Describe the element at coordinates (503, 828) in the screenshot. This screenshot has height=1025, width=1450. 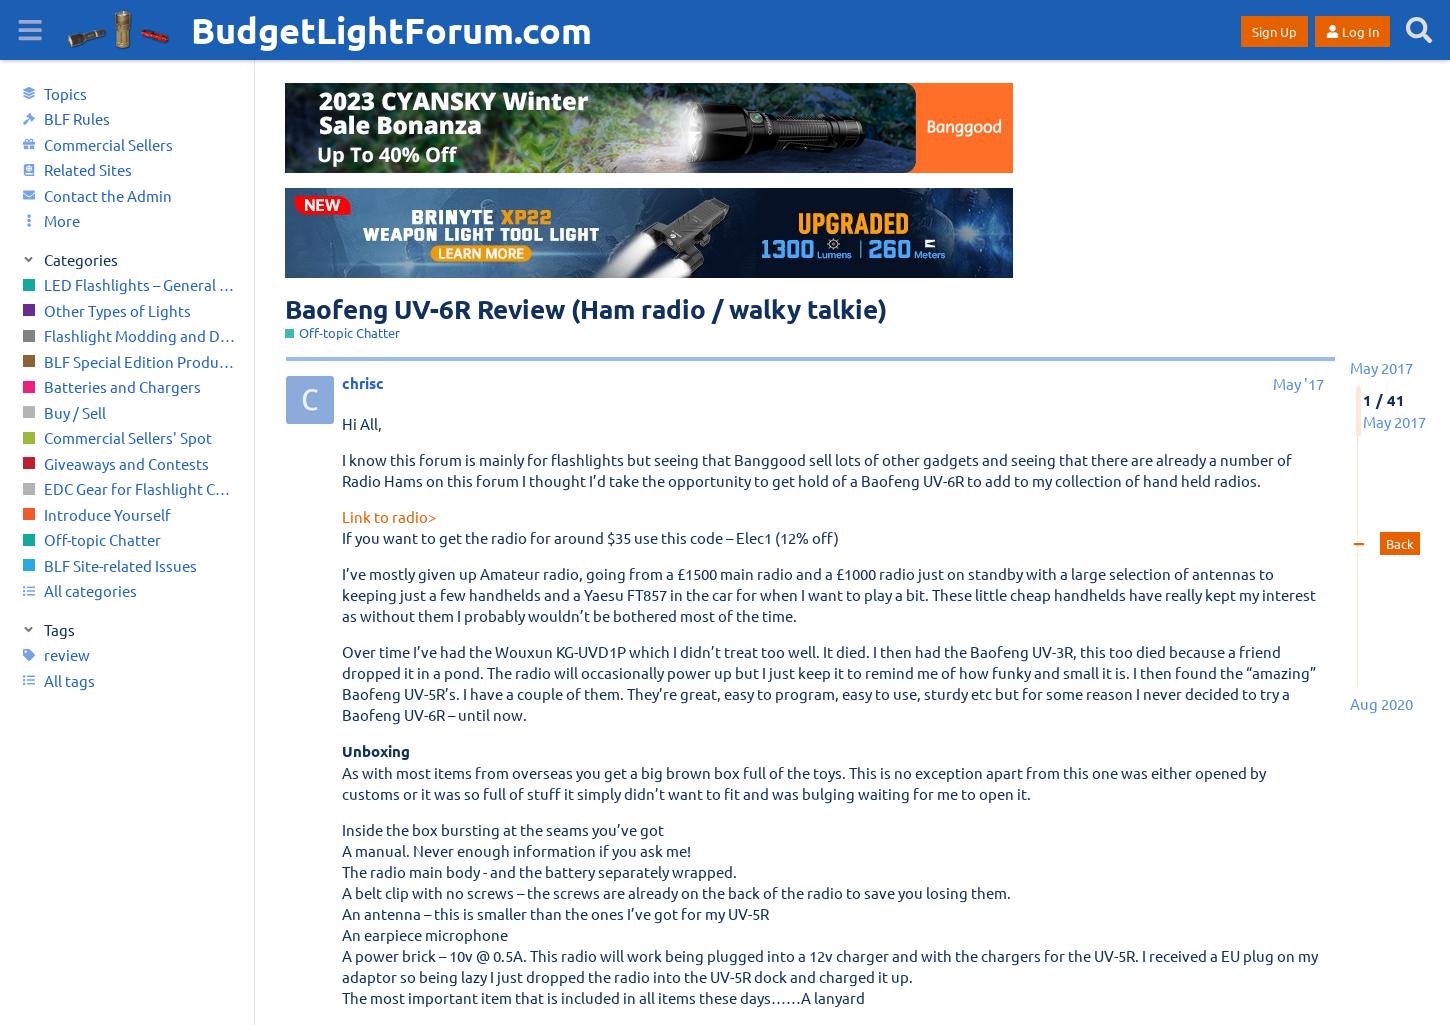
I see `'Inside the box bursting at the seams you’ve got'` at that location.